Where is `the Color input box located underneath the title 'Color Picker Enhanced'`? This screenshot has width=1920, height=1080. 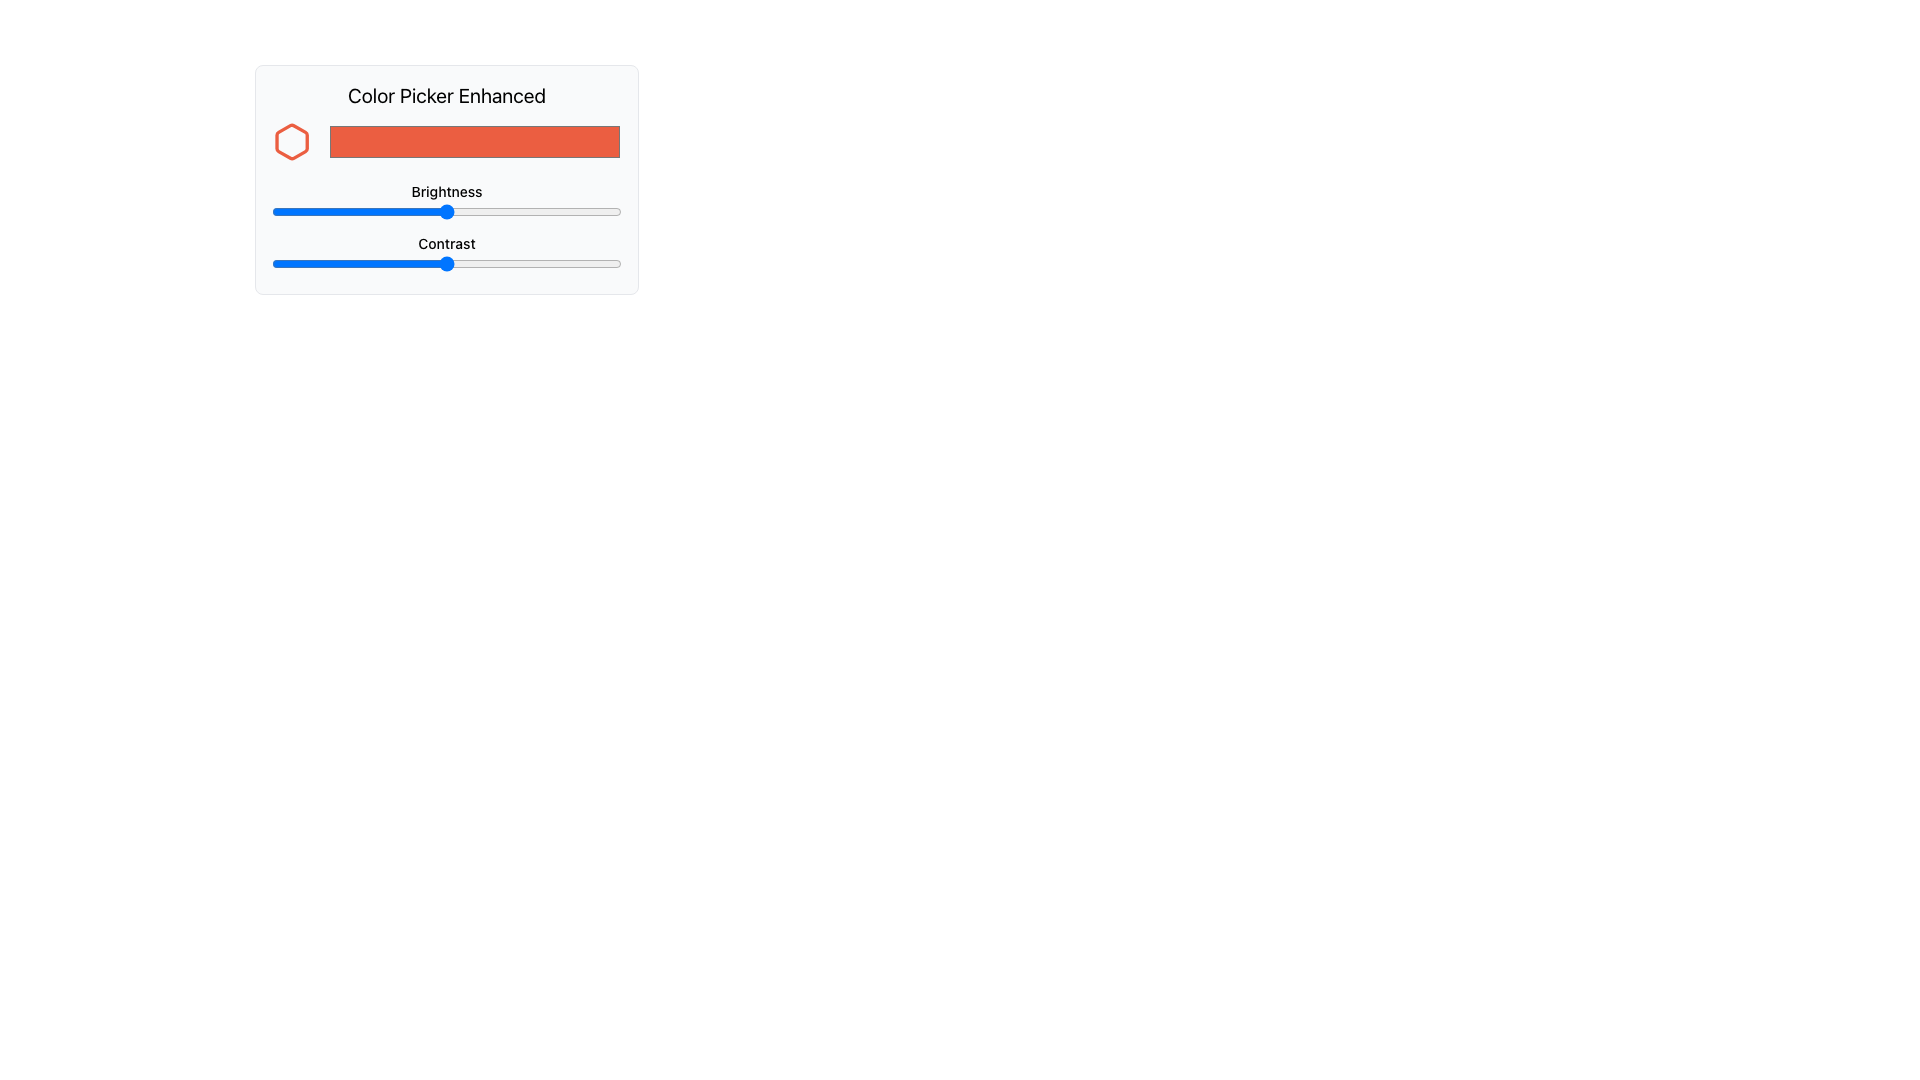 the Color input box located underneath the title 'Color Picker Enhanced' is located at coordinates (474, 141).